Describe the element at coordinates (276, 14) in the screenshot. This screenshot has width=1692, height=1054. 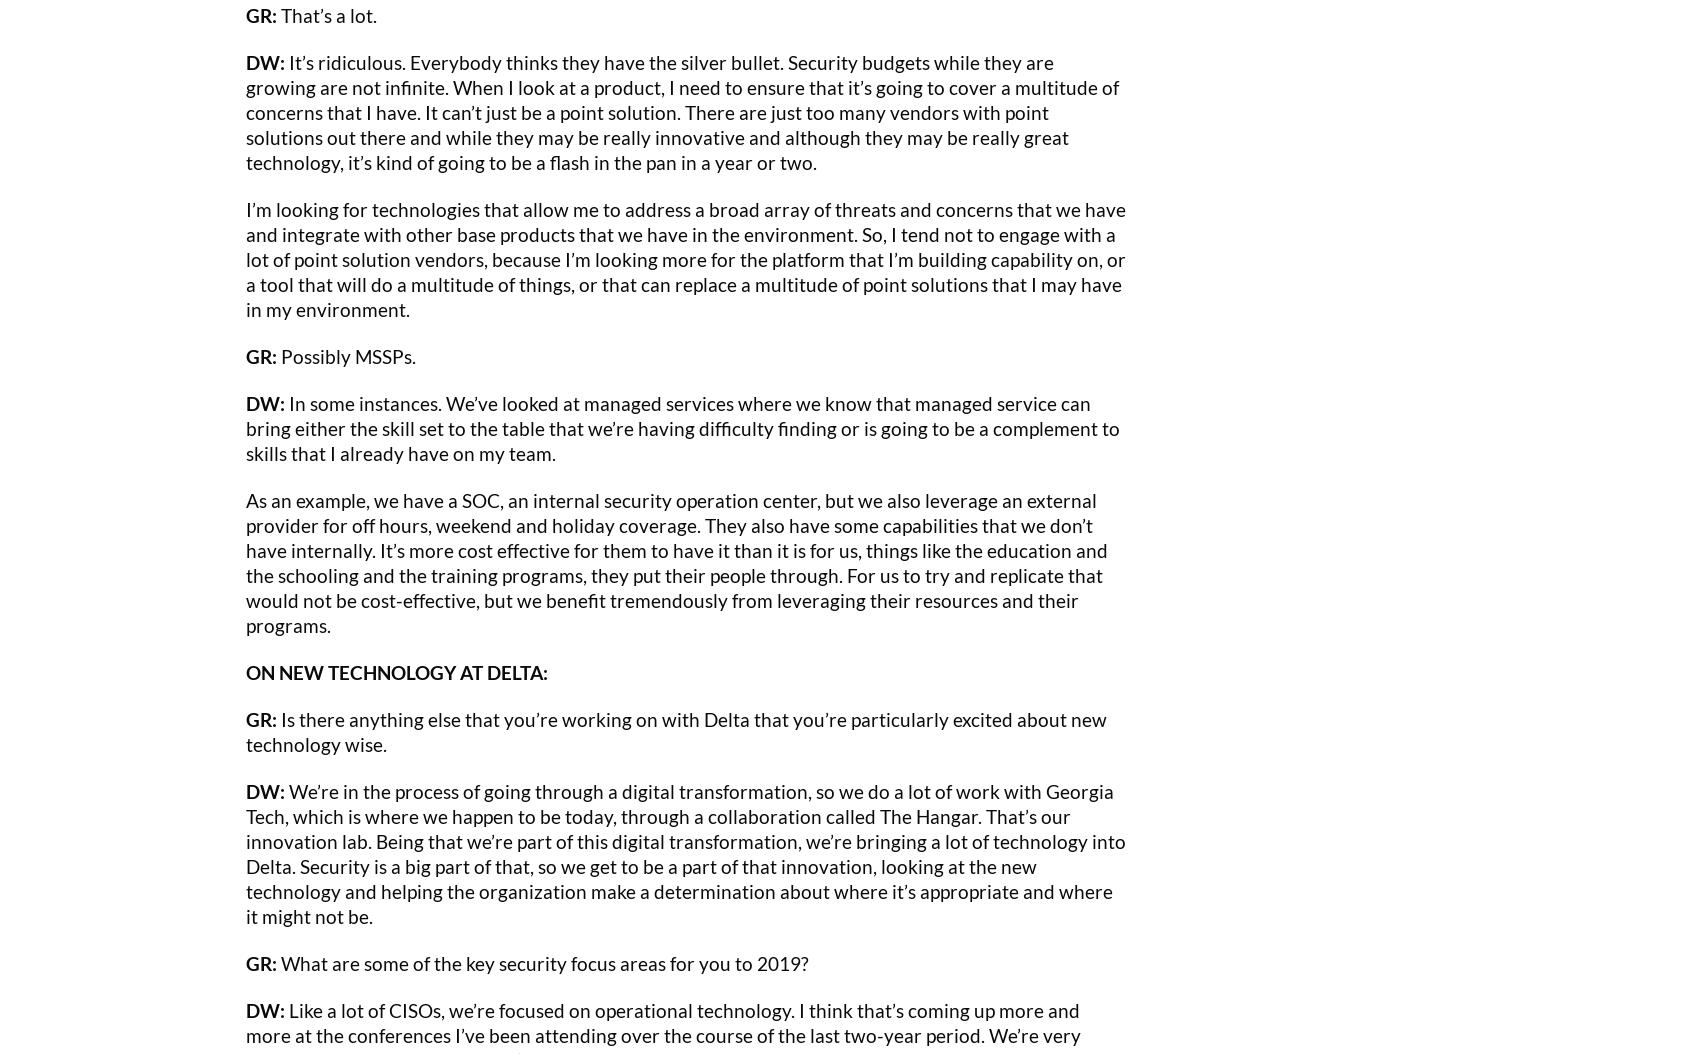
I see `'That’s a lot.'` at that location.